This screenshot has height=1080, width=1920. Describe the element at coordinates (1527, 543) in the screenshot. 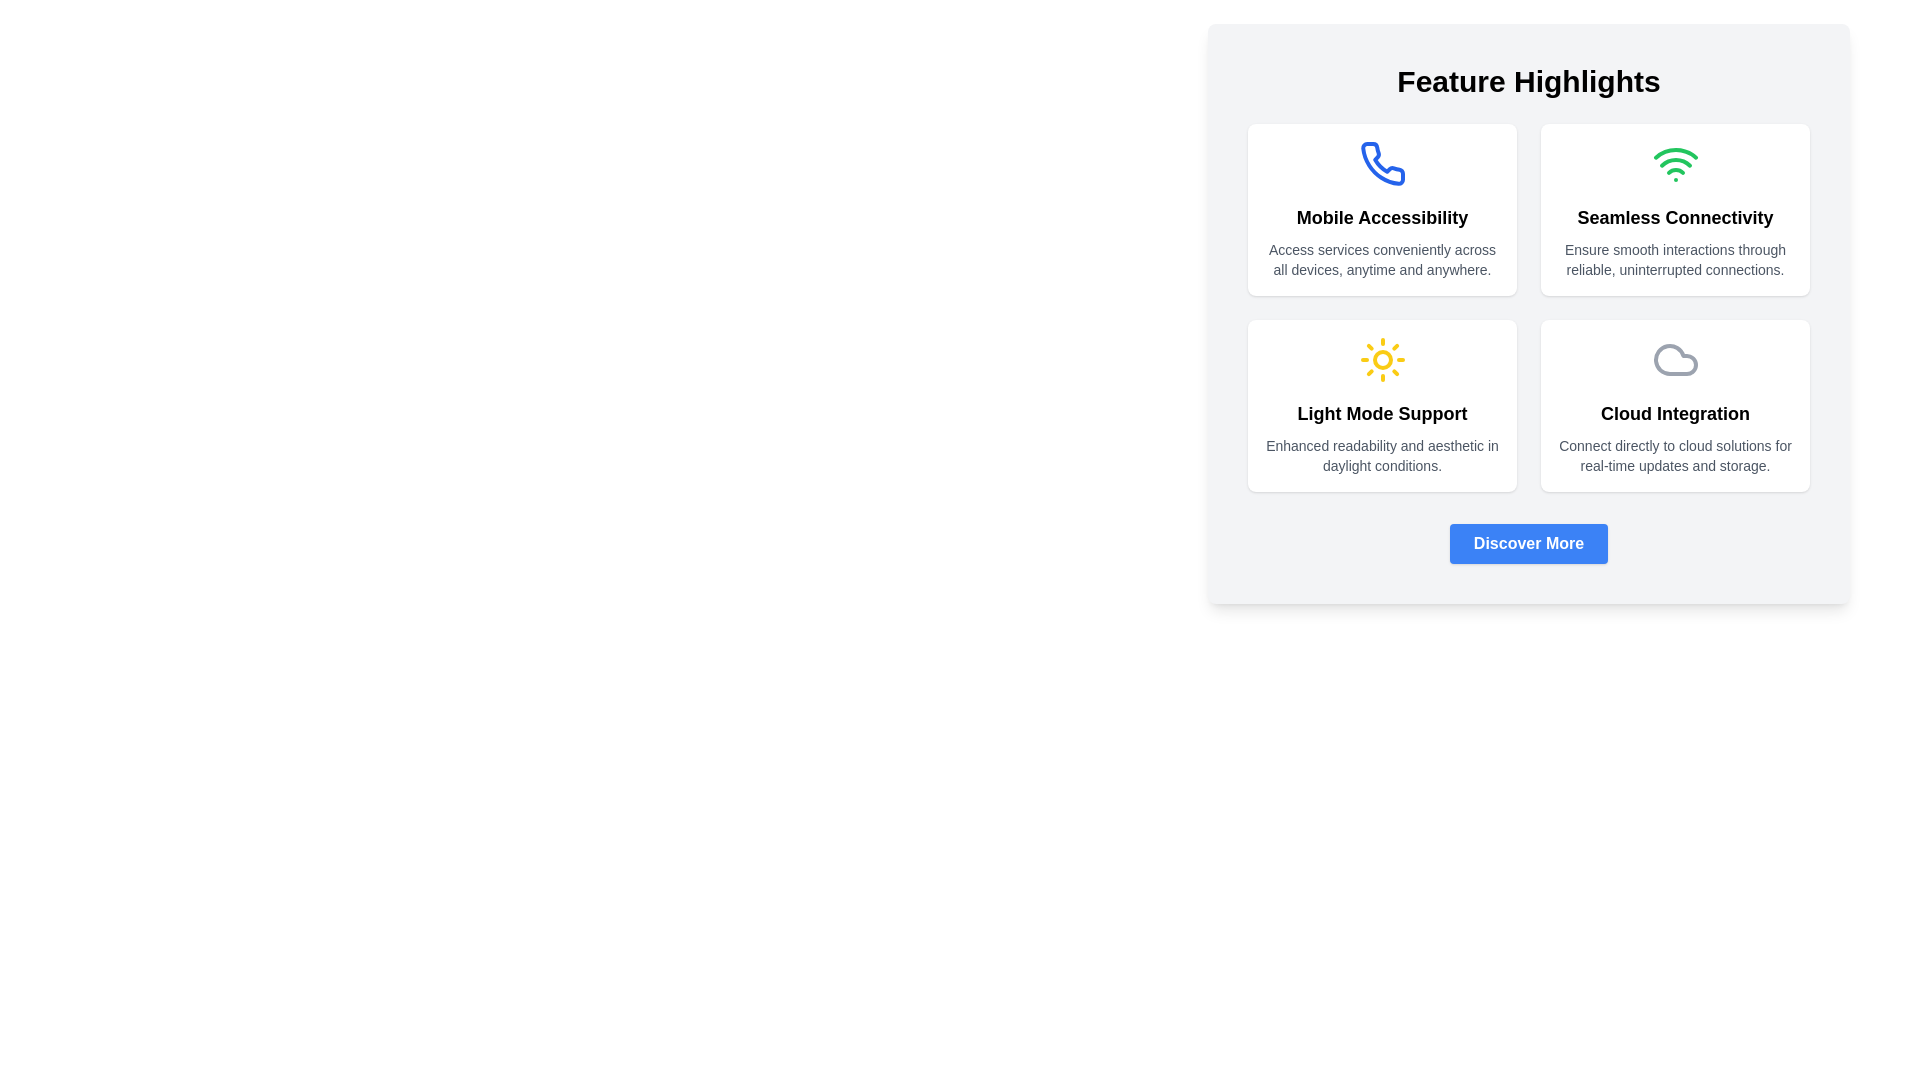

I see `the blue button labeled 'Discover More' located at the bottom center of the 'Feature Highlights' section` at that location.